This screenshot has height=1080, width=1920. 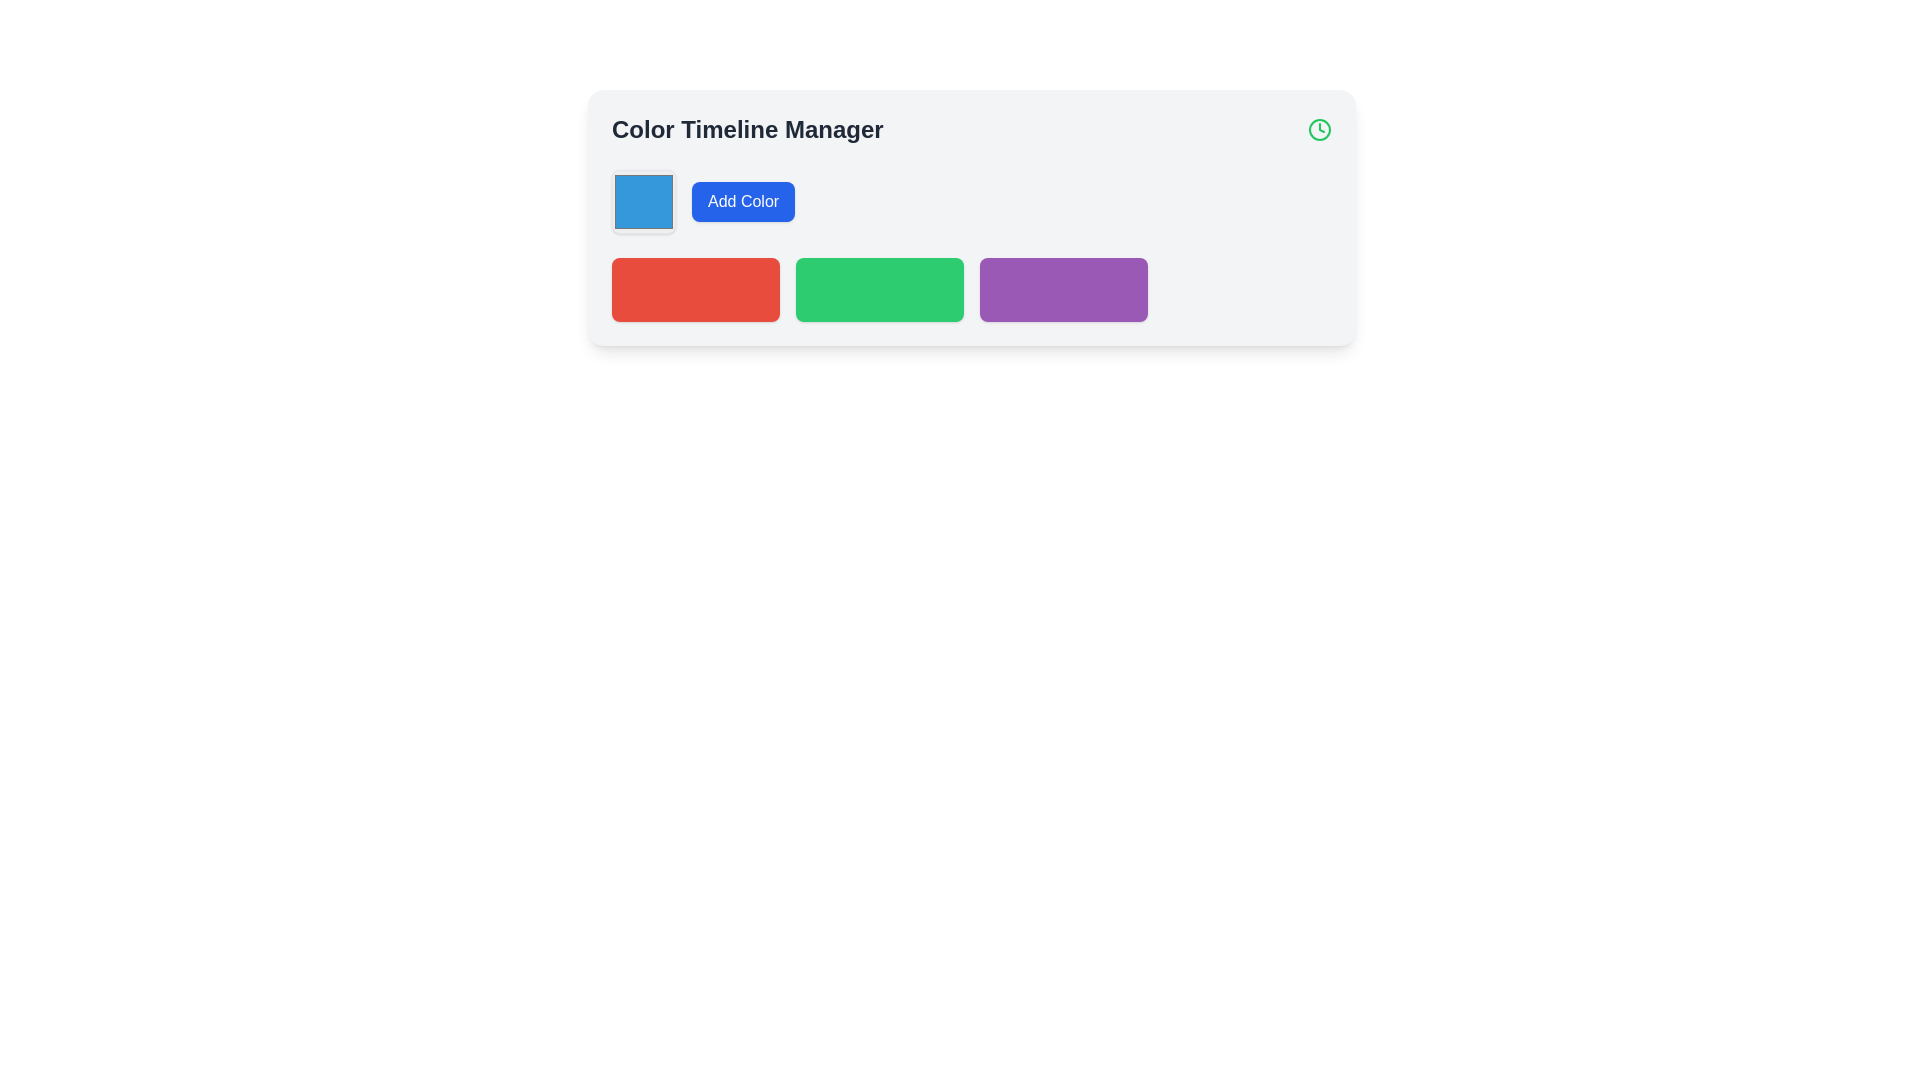 What do you see at coordinates (742, 201) in the screenshot?
I see `the rectangular blue button with white text reading 'Add Color', located under the headline 'Color Timeline Manager'` at bounding box center [742, 201].